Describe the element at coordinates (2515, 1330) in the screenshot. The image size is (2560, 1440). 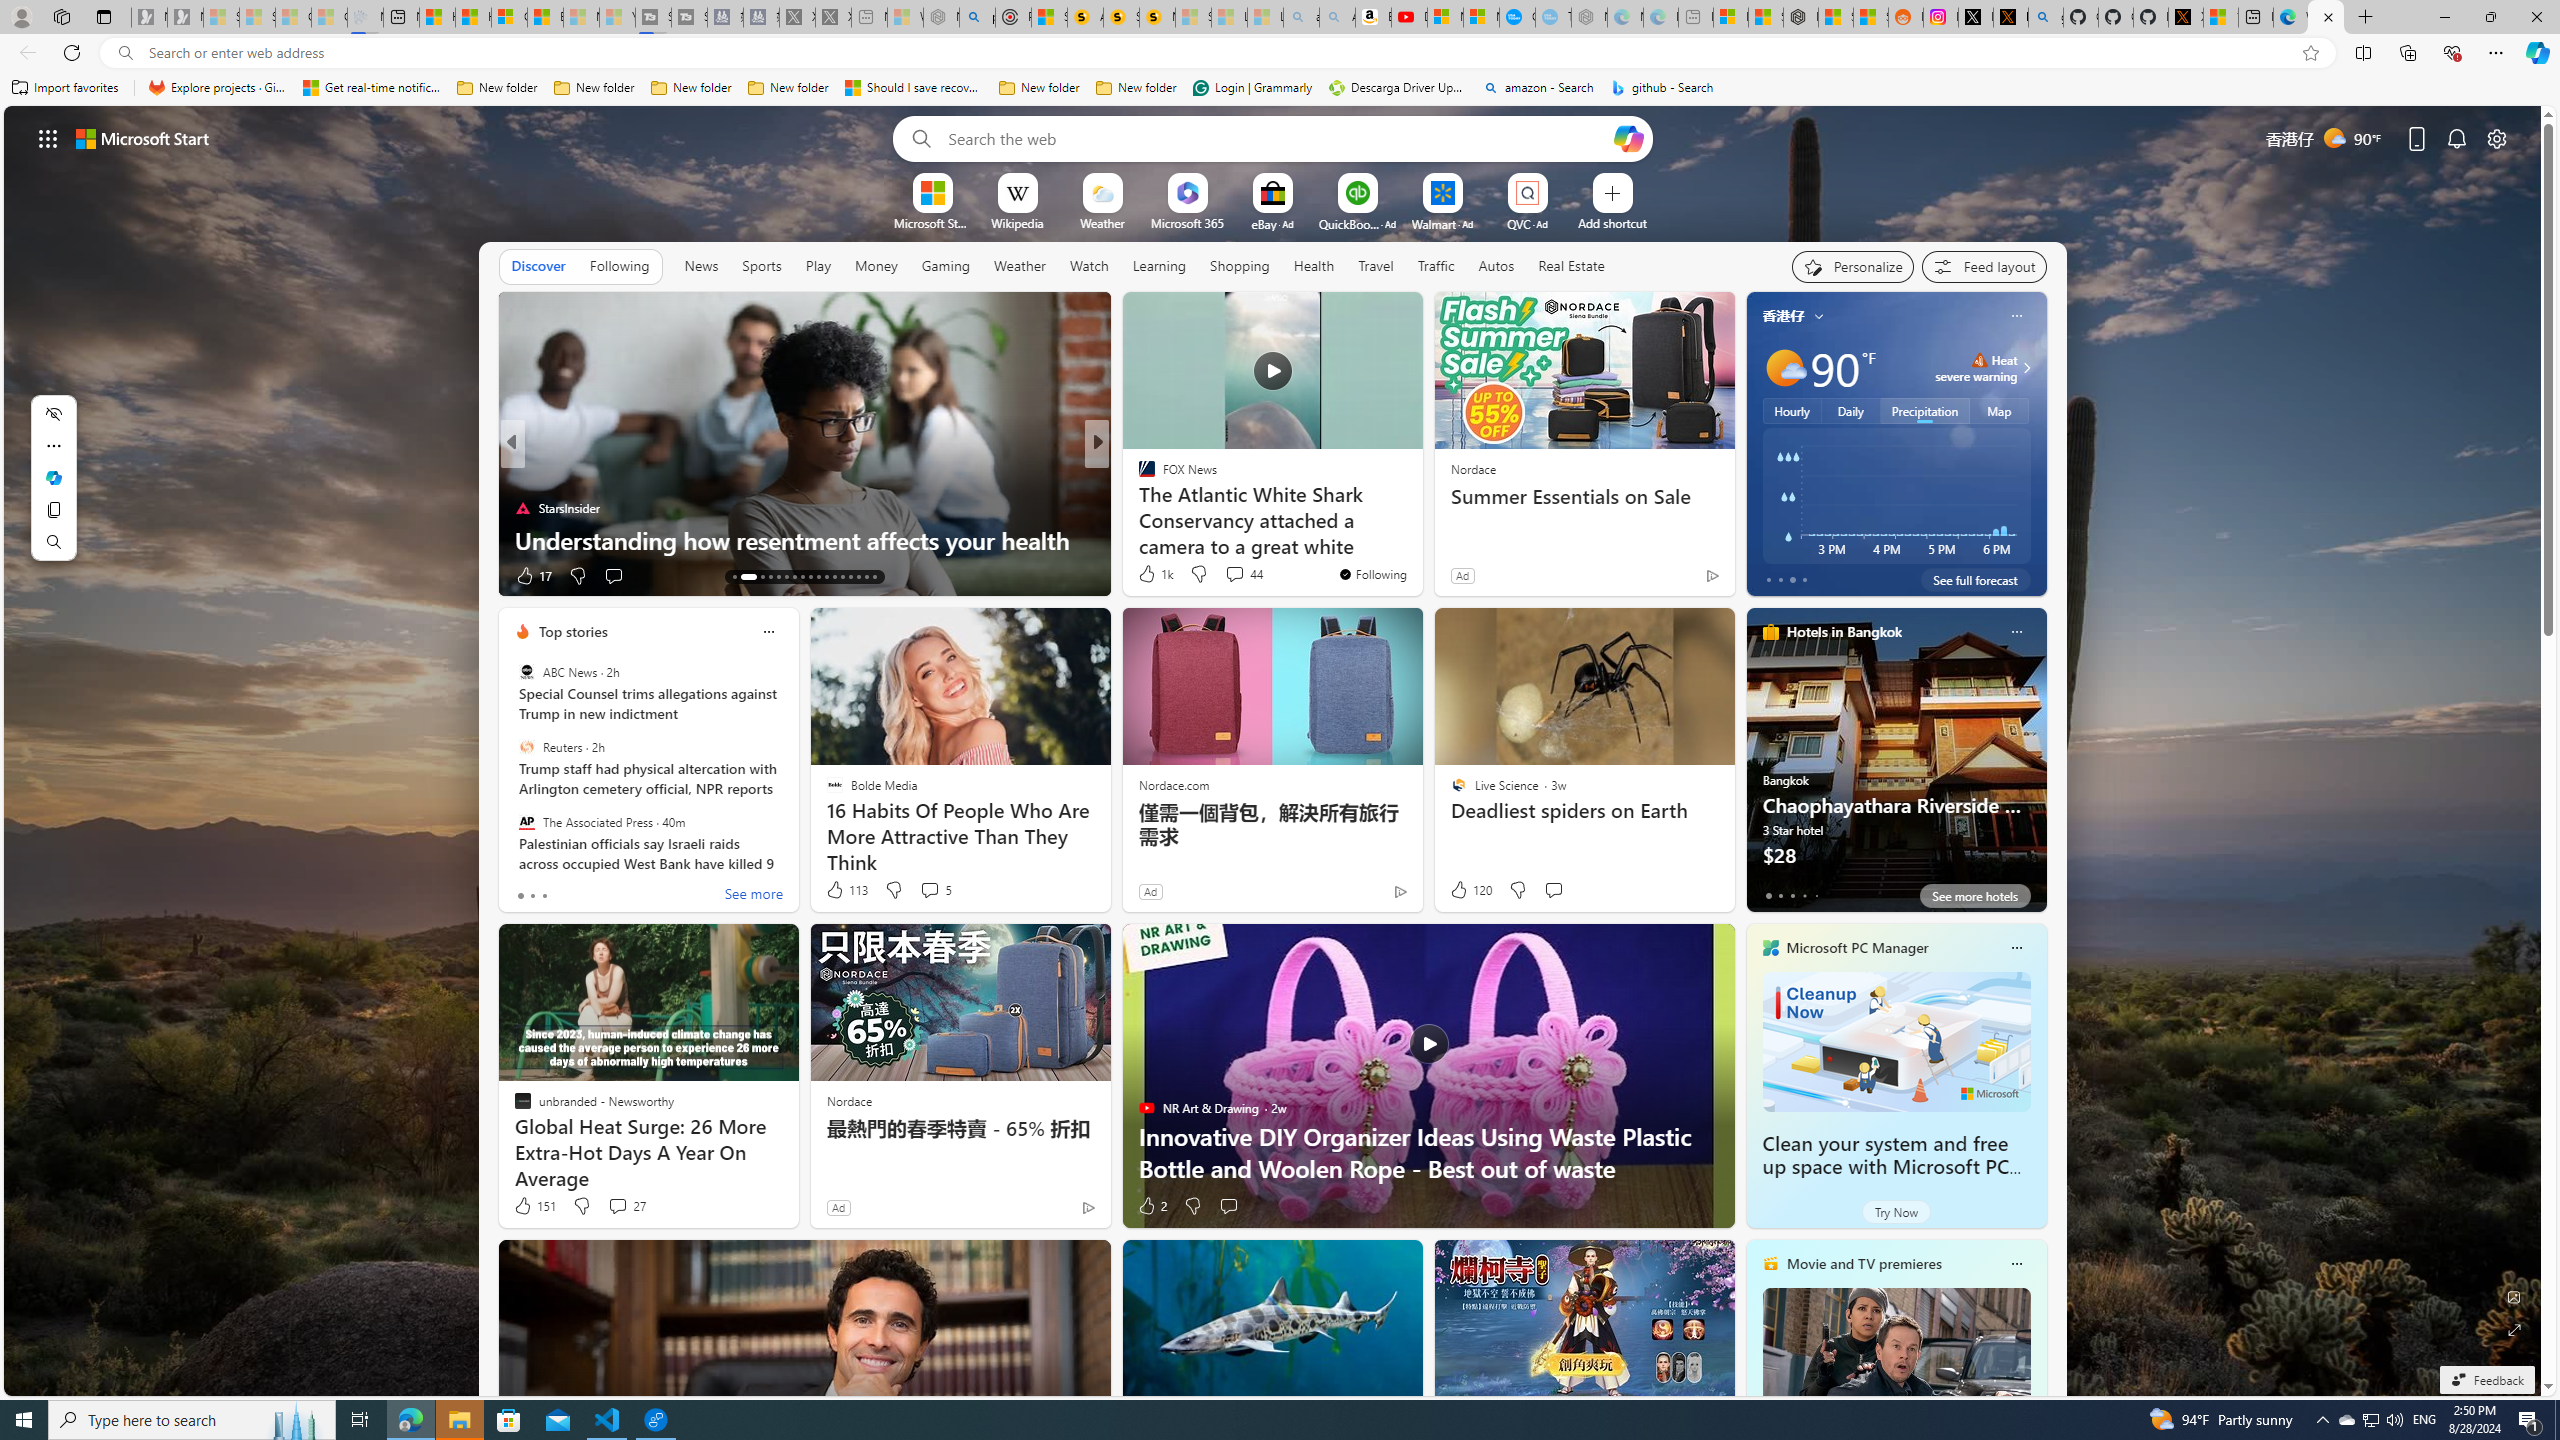
I see `'Expand background'` at that location.